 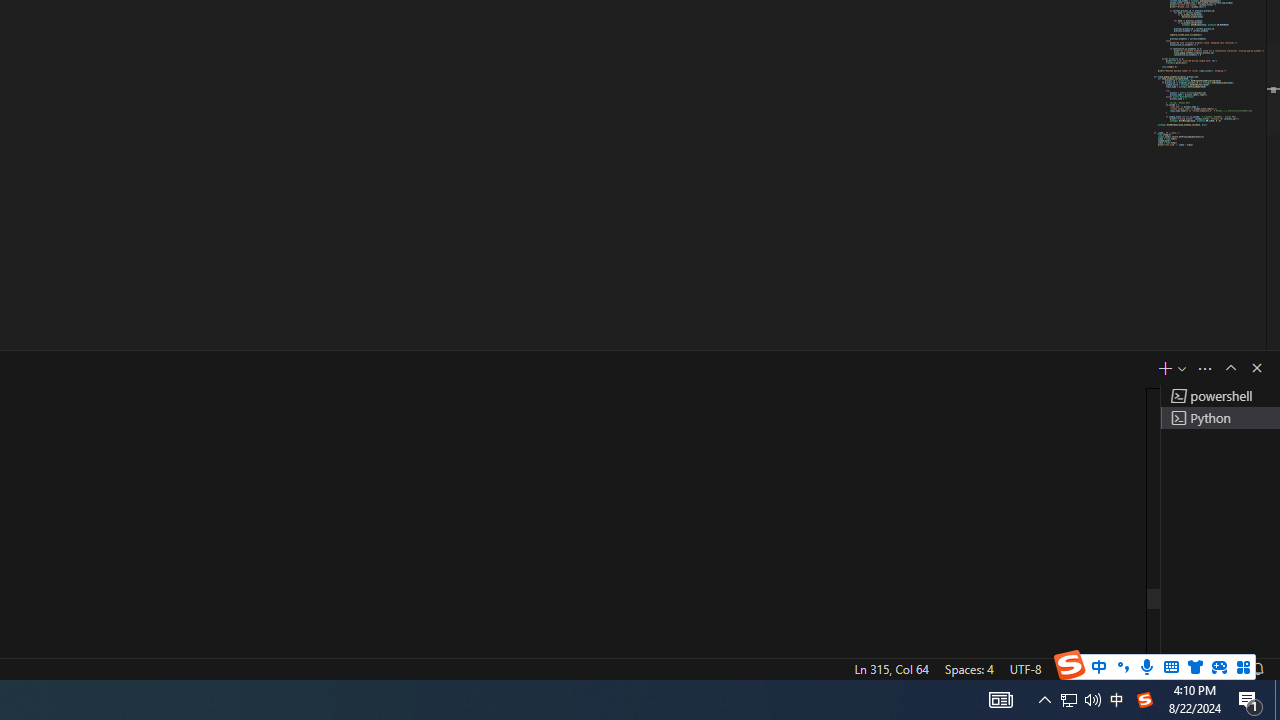 What do you see at coordinates (1219, 416) in the screenshot?
I see `'Terminal 2 Python'` at bounding box center [1219, 416].